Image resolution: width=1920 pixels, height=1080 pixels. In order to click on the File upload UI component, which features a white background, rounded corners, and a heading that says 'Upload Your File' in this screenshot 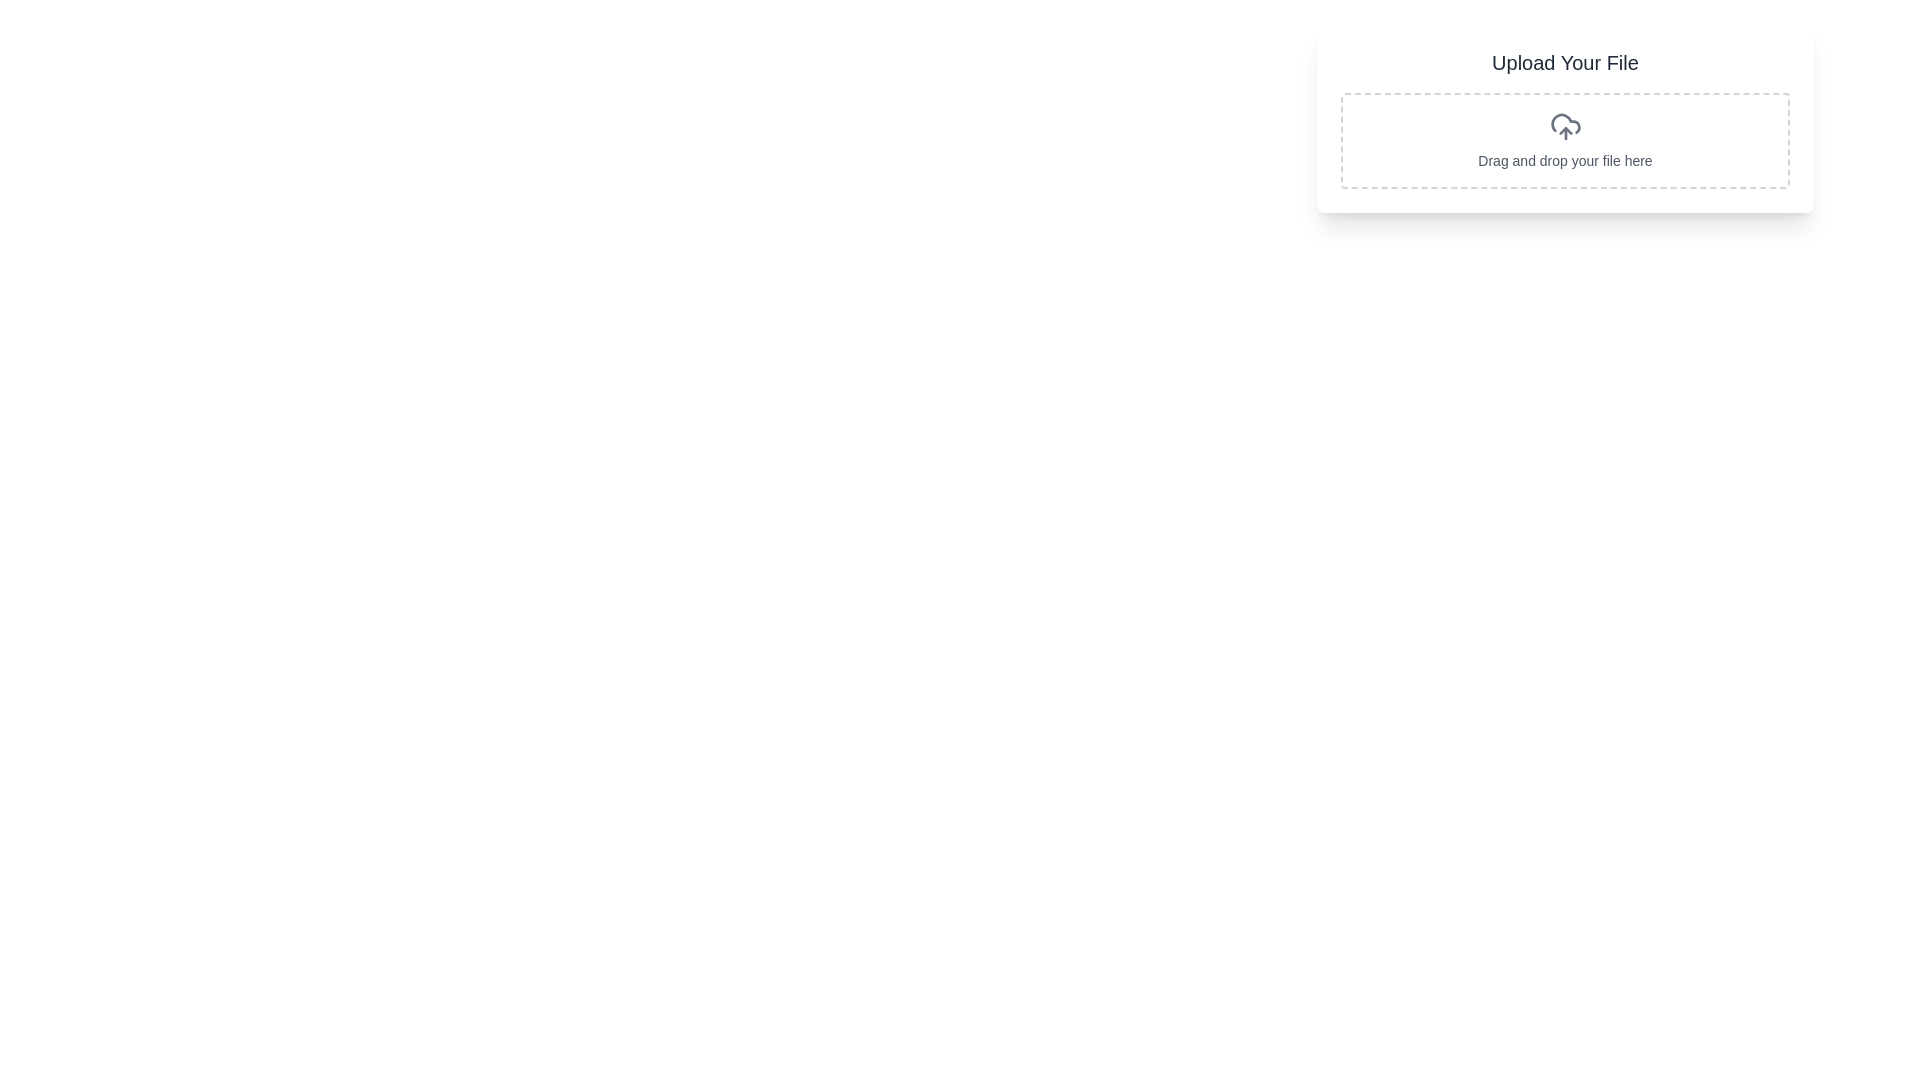, I will do `click(1564, 119)`.